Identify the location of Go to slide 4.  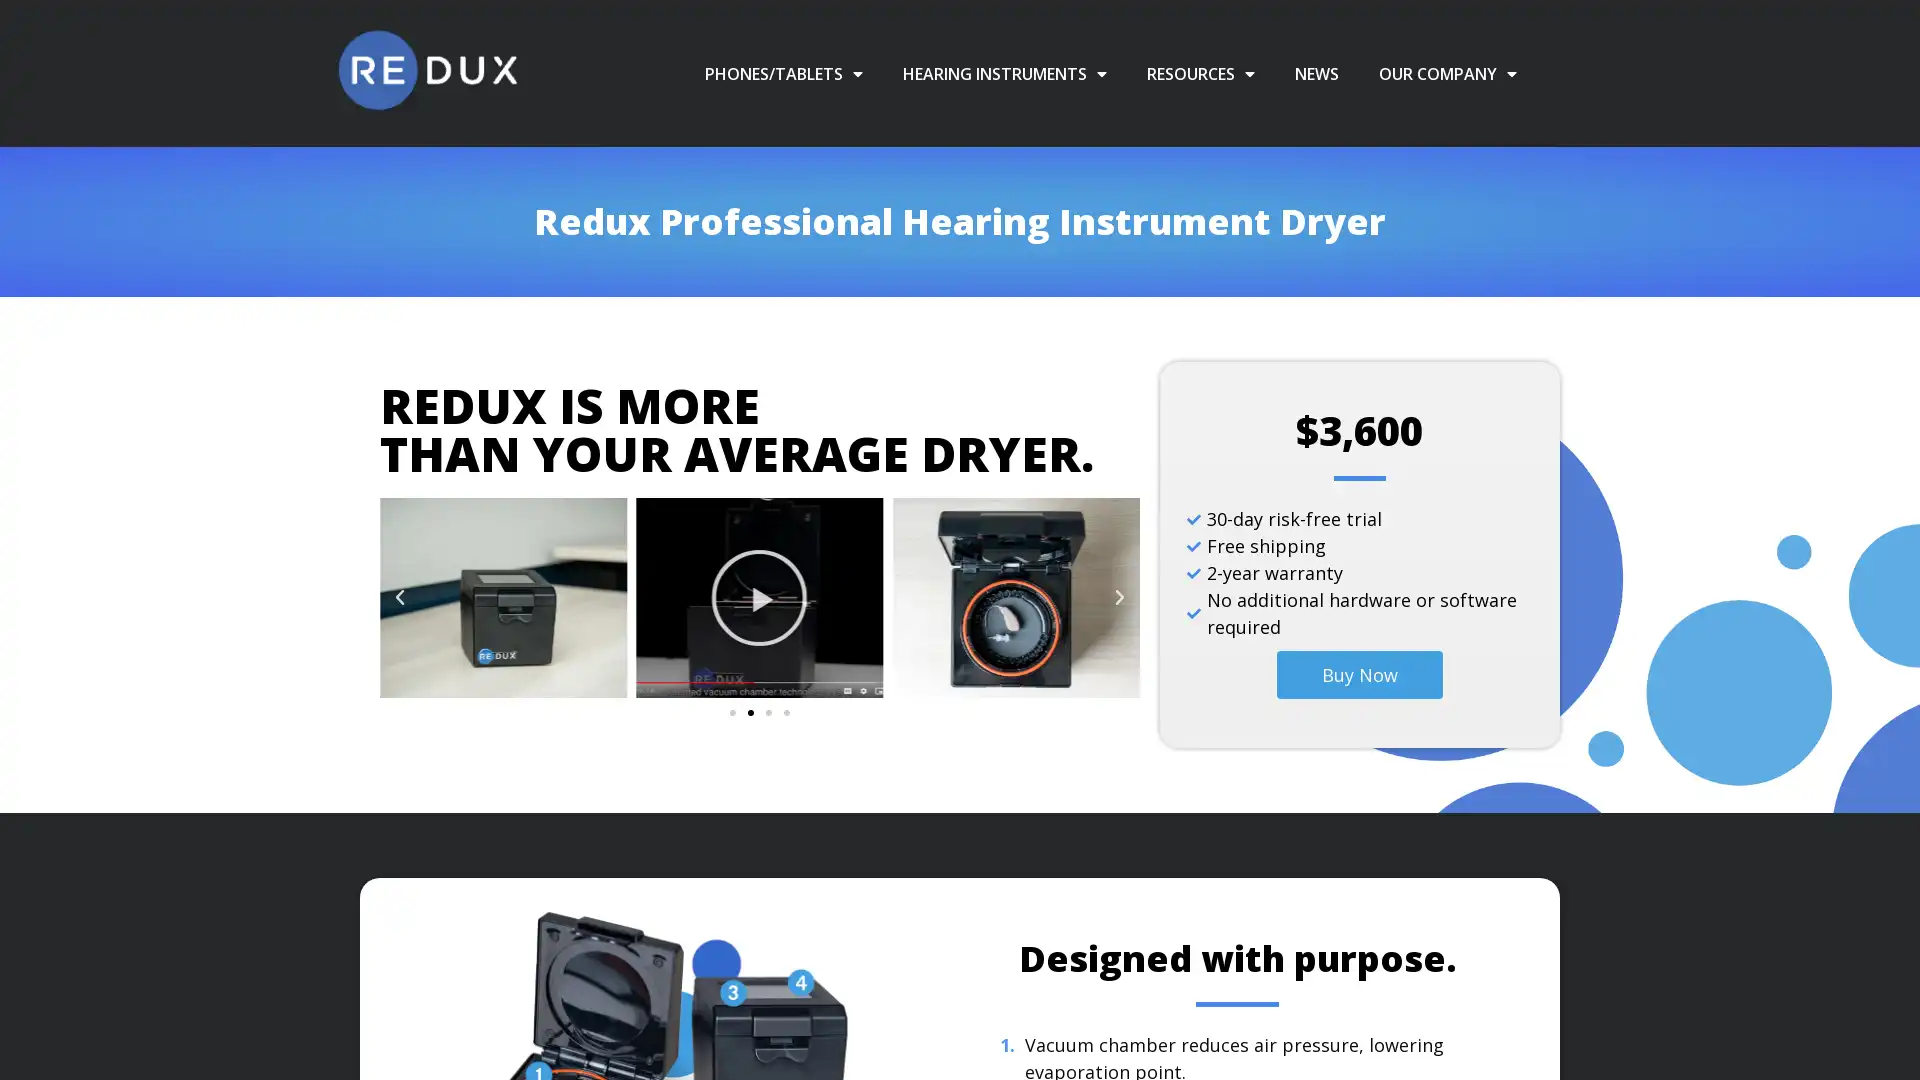
(785, 712).